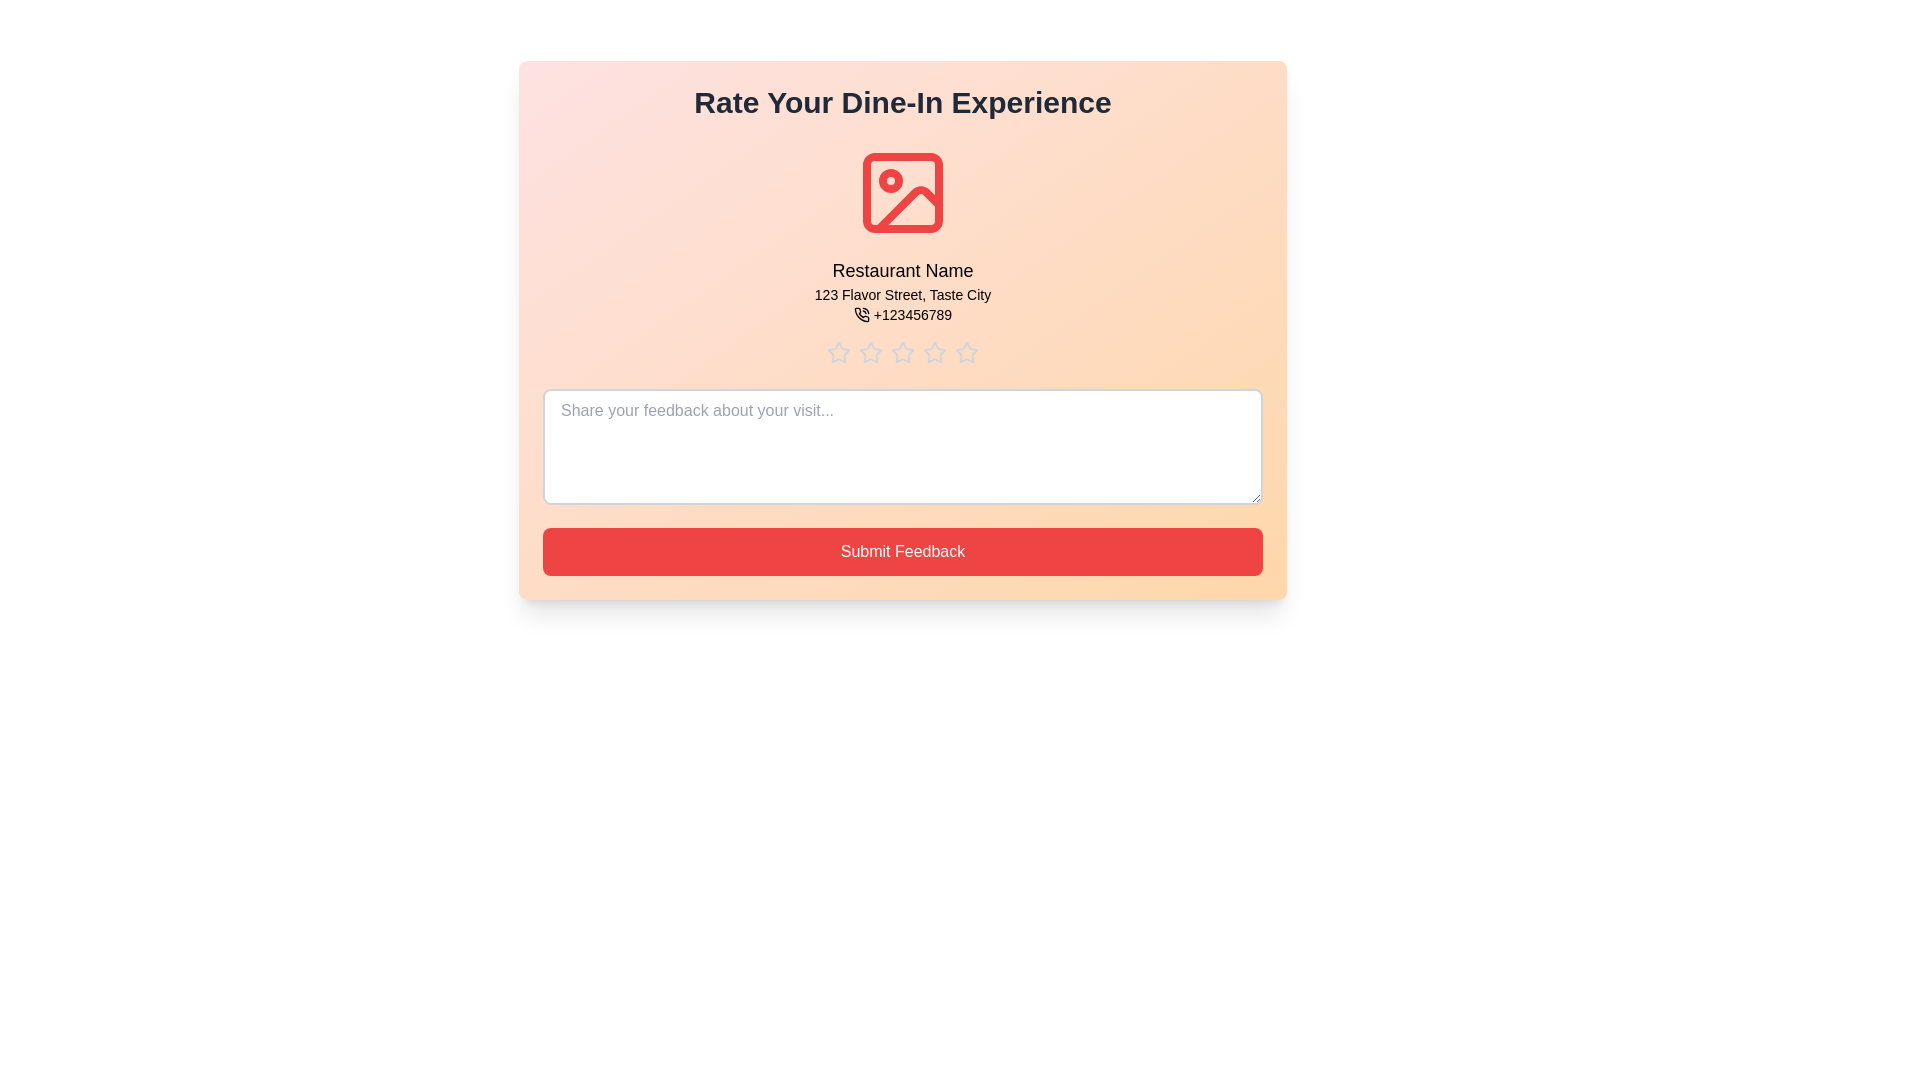 The height and width of the screenshot is (1080, 1920). Describe the element at coordinates (966, 352) in the screenshot. I see `the restaurant rating to 5 stars by clicking the respective star` at that location.